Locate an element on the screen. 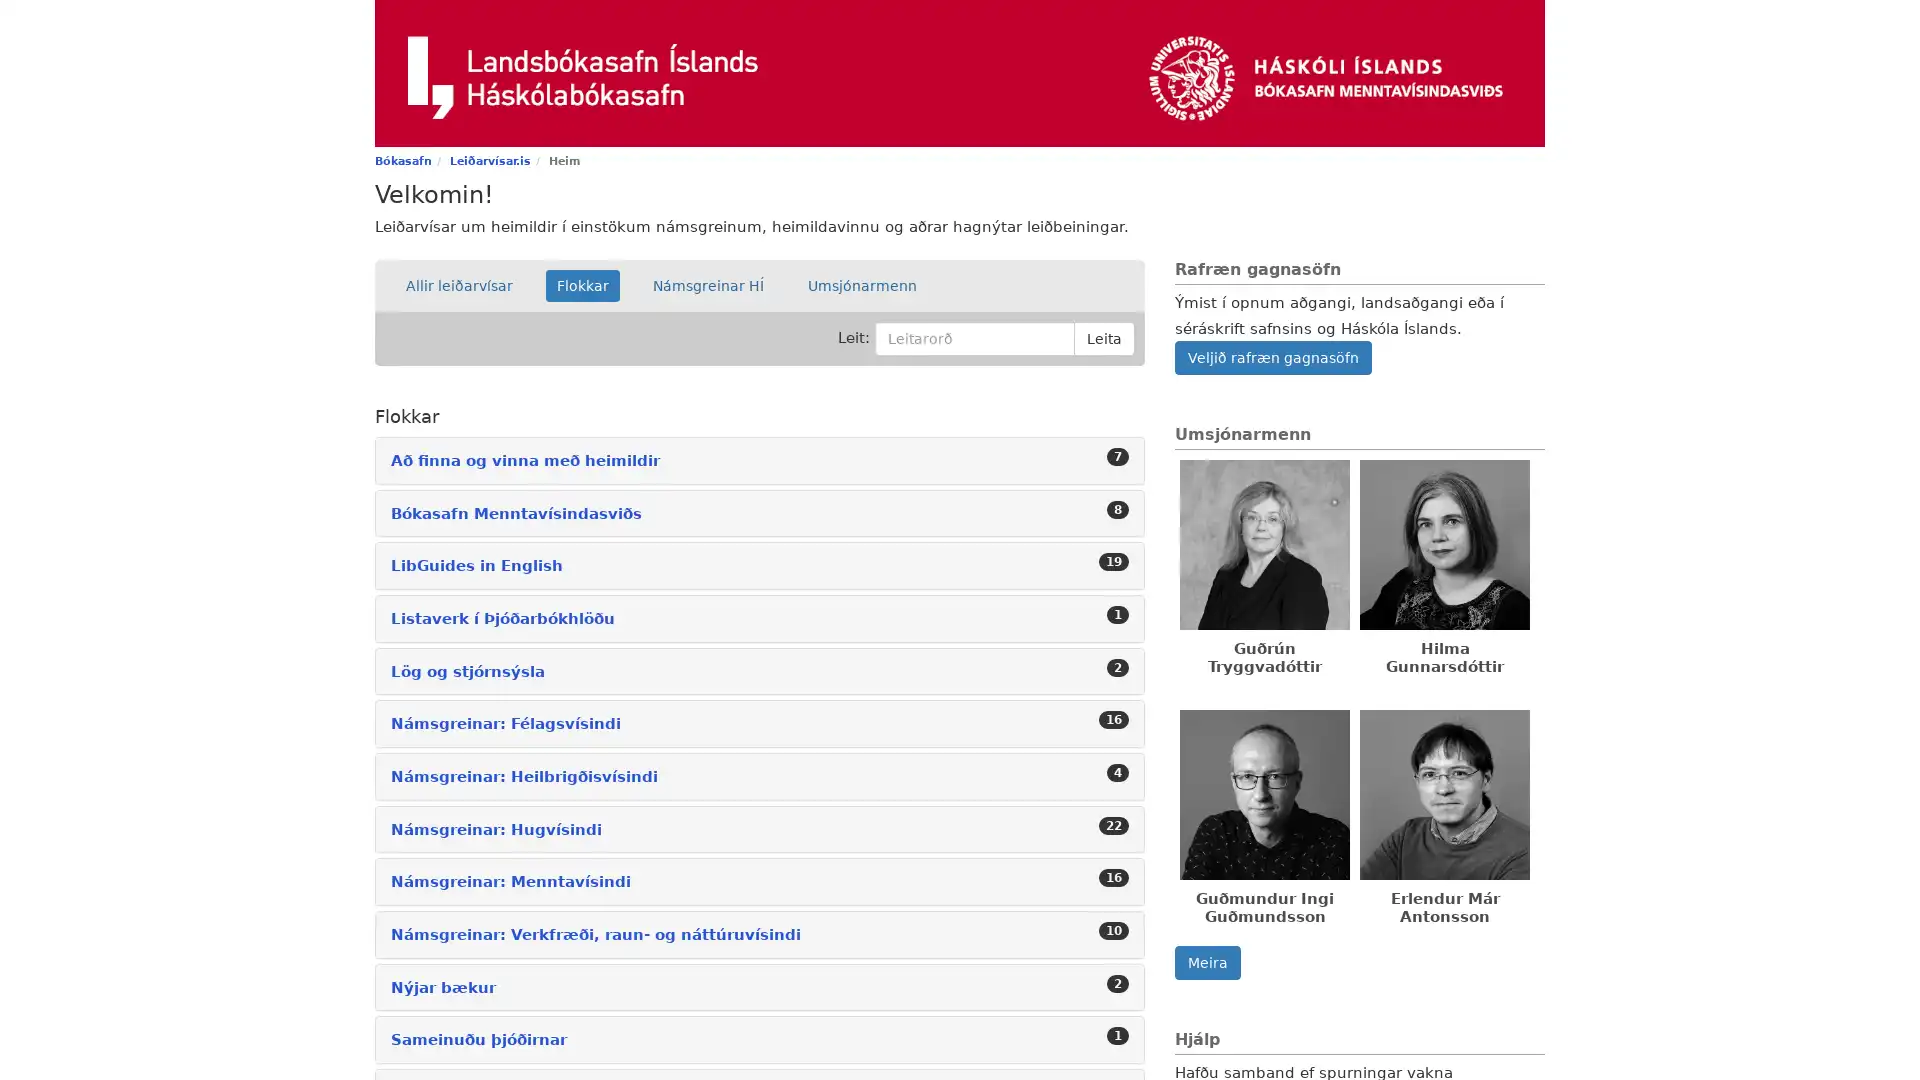 The height and width of the screenshot is (1080, 1920). Leita is located at coordinates (1103, 337).